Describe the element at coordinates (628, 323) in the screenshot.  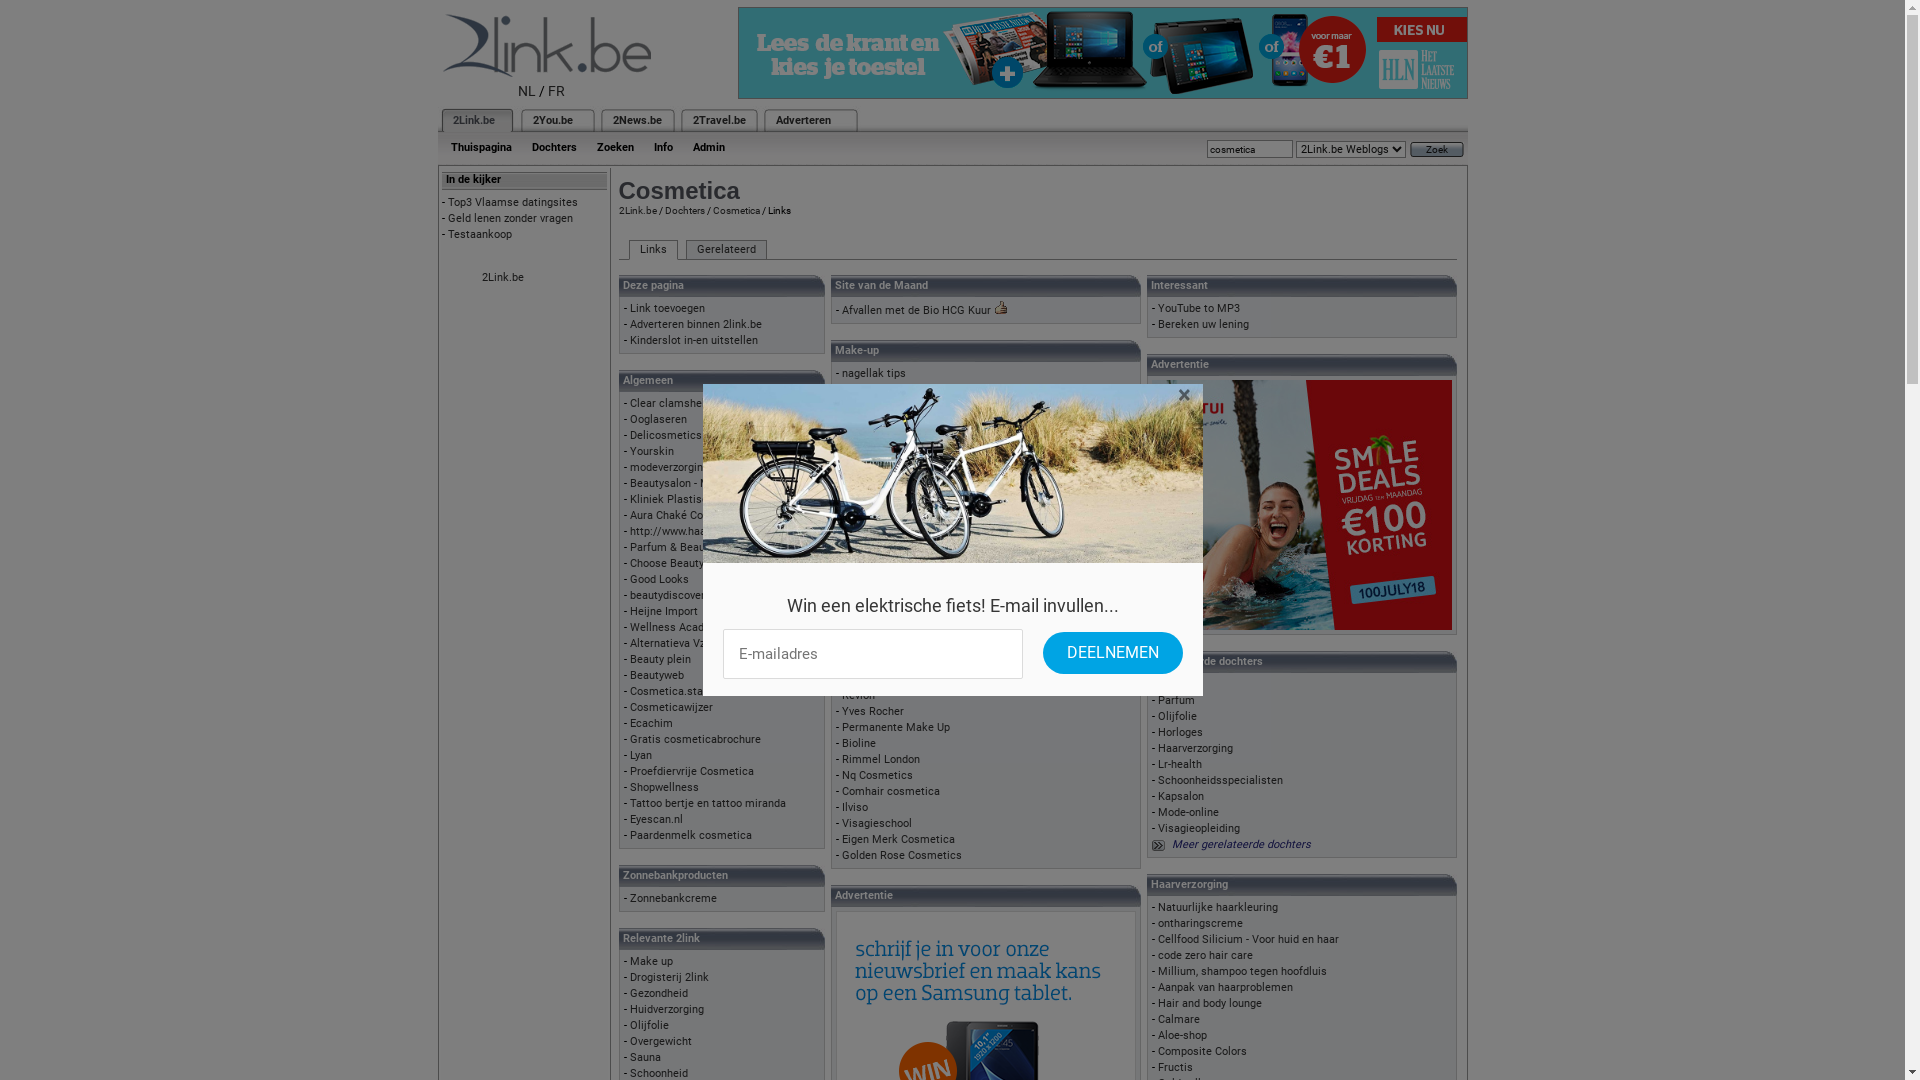
I see `'Adverteren binnen 2link.be'` at that location.